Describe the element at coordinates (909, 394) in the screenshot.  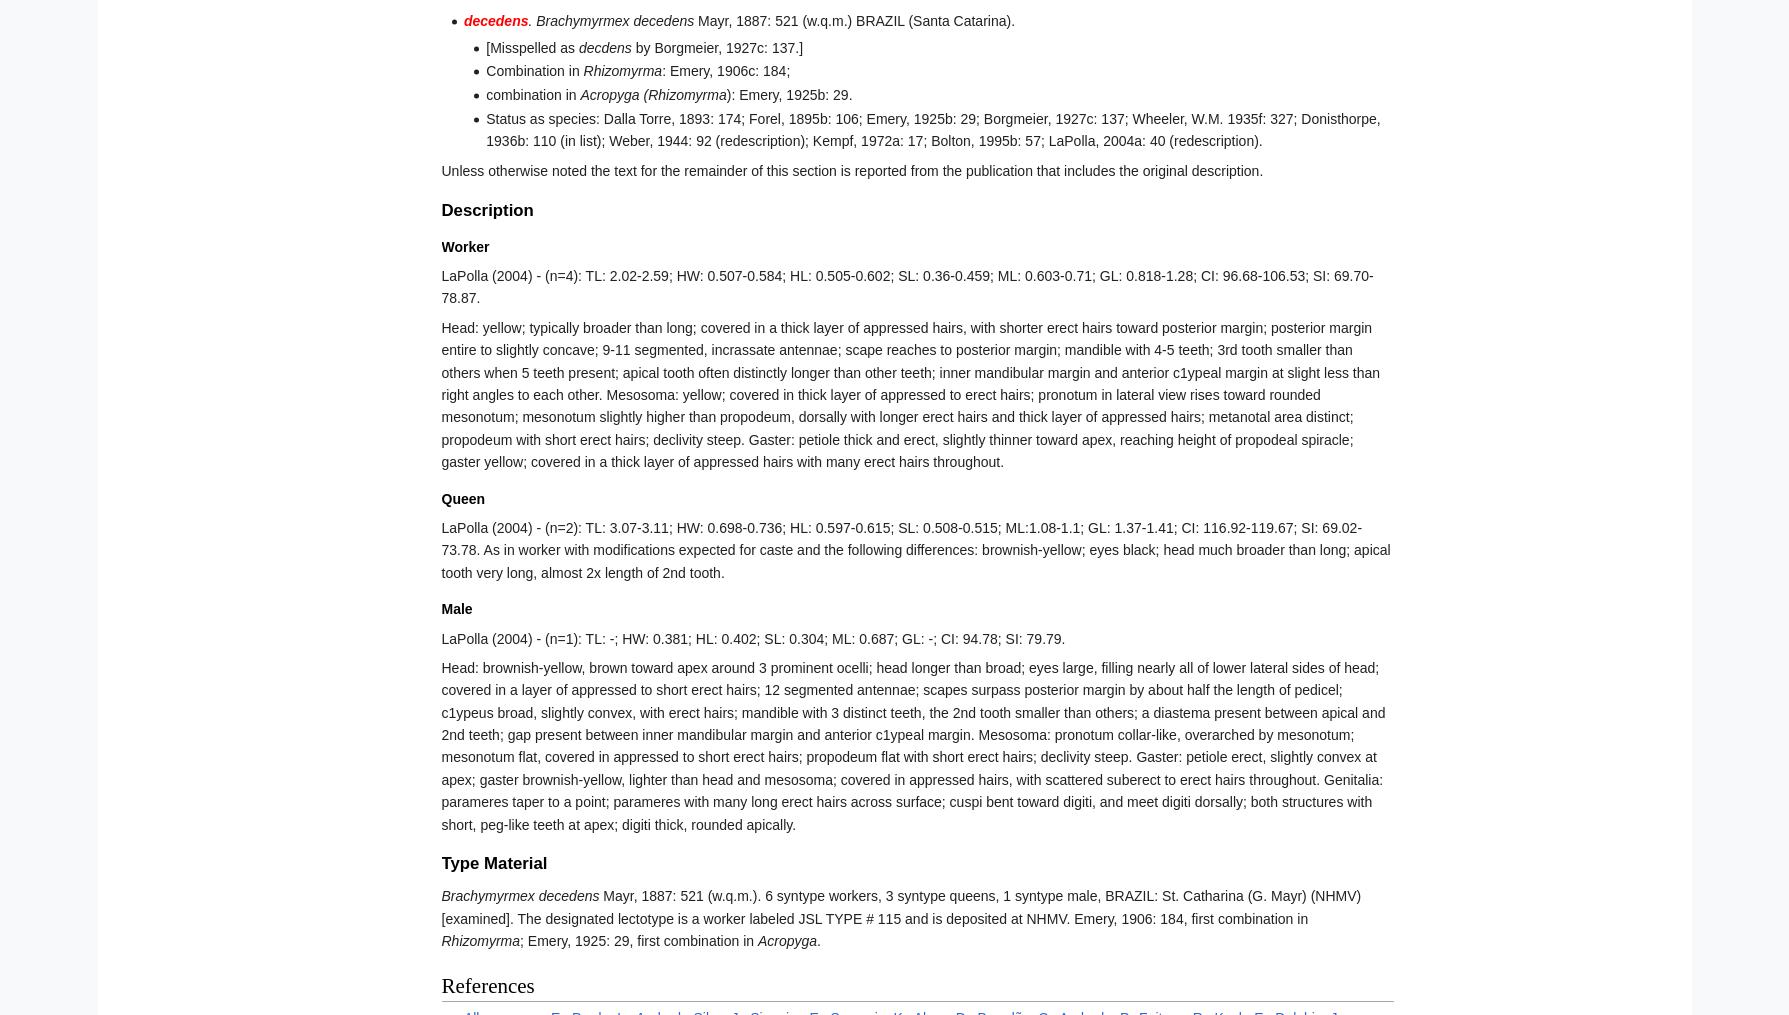
I see `'Head: yellow; typically broader than long; covered in a thick layer of appressed hairs, with shorter erect hairs toward posterior margin; posterior margin entire to slightly concave; 9-11 segmented, incrassate antennae; scape reaches to posterior margin; mandible with 4-5 teeth; 3rd tooth smaller than others when 5 teeth present; apical tooth often distinctly longer than other teeth; inner mandibular margin and anterior c1ypeal margin at slight less than right angles to each other. Mesosoma: yellow; covered in thick layer of appressed to erect hairs; pronotum in lateral view rises toward rounded mesonotum; mesonotum slightly higher than propodeum, dorsally with longer erect hairs and thick layer of appressed hairs; metanotal area distinct; propodeum with short erect hairs; declivity steep. Gaster: petiole thick and erect, slightly thinner toward apex, reaching height of propodeal spiracle; gaster yellow; covered in a thick layer of appressed hairs with many erect hairs throughout.'` at that location.